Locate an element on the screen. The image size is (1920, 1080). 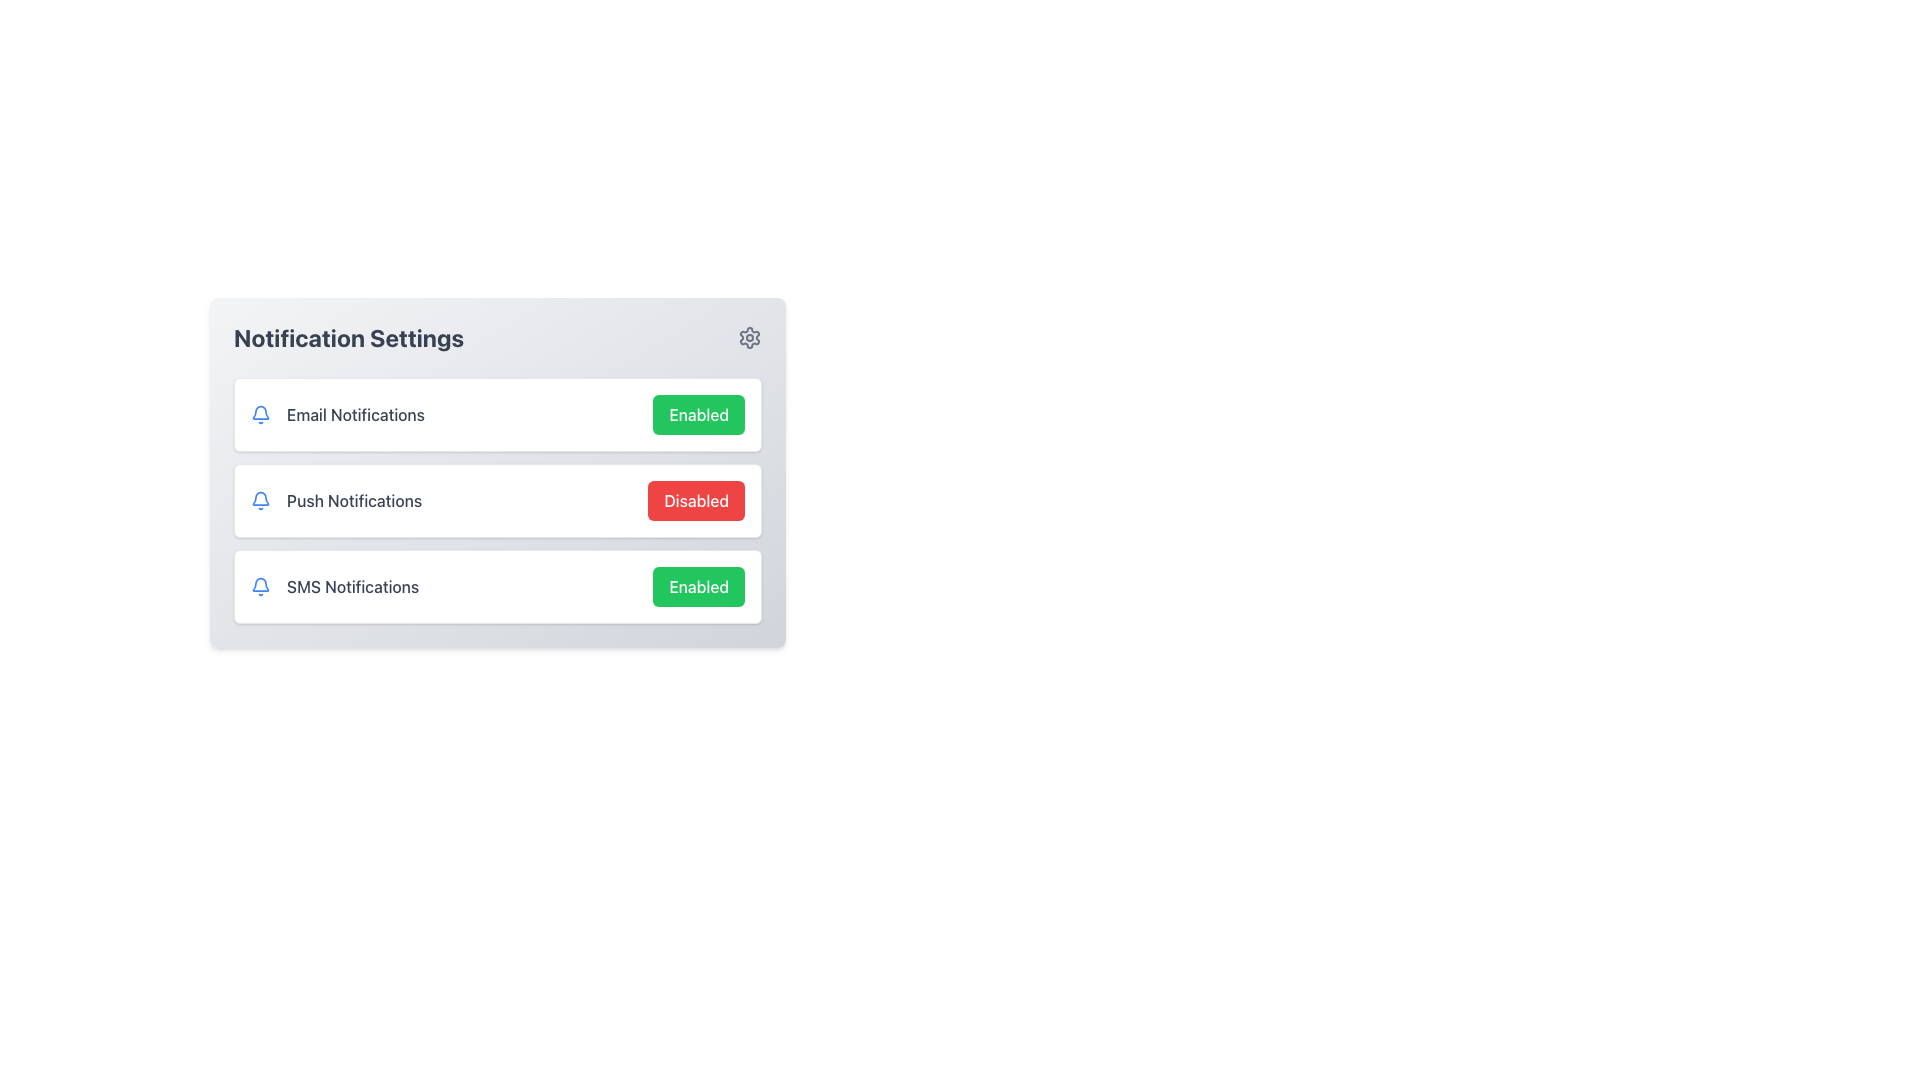
the settings icon located to the right of 'Notification Settings' is located at coordinates (748, 337).